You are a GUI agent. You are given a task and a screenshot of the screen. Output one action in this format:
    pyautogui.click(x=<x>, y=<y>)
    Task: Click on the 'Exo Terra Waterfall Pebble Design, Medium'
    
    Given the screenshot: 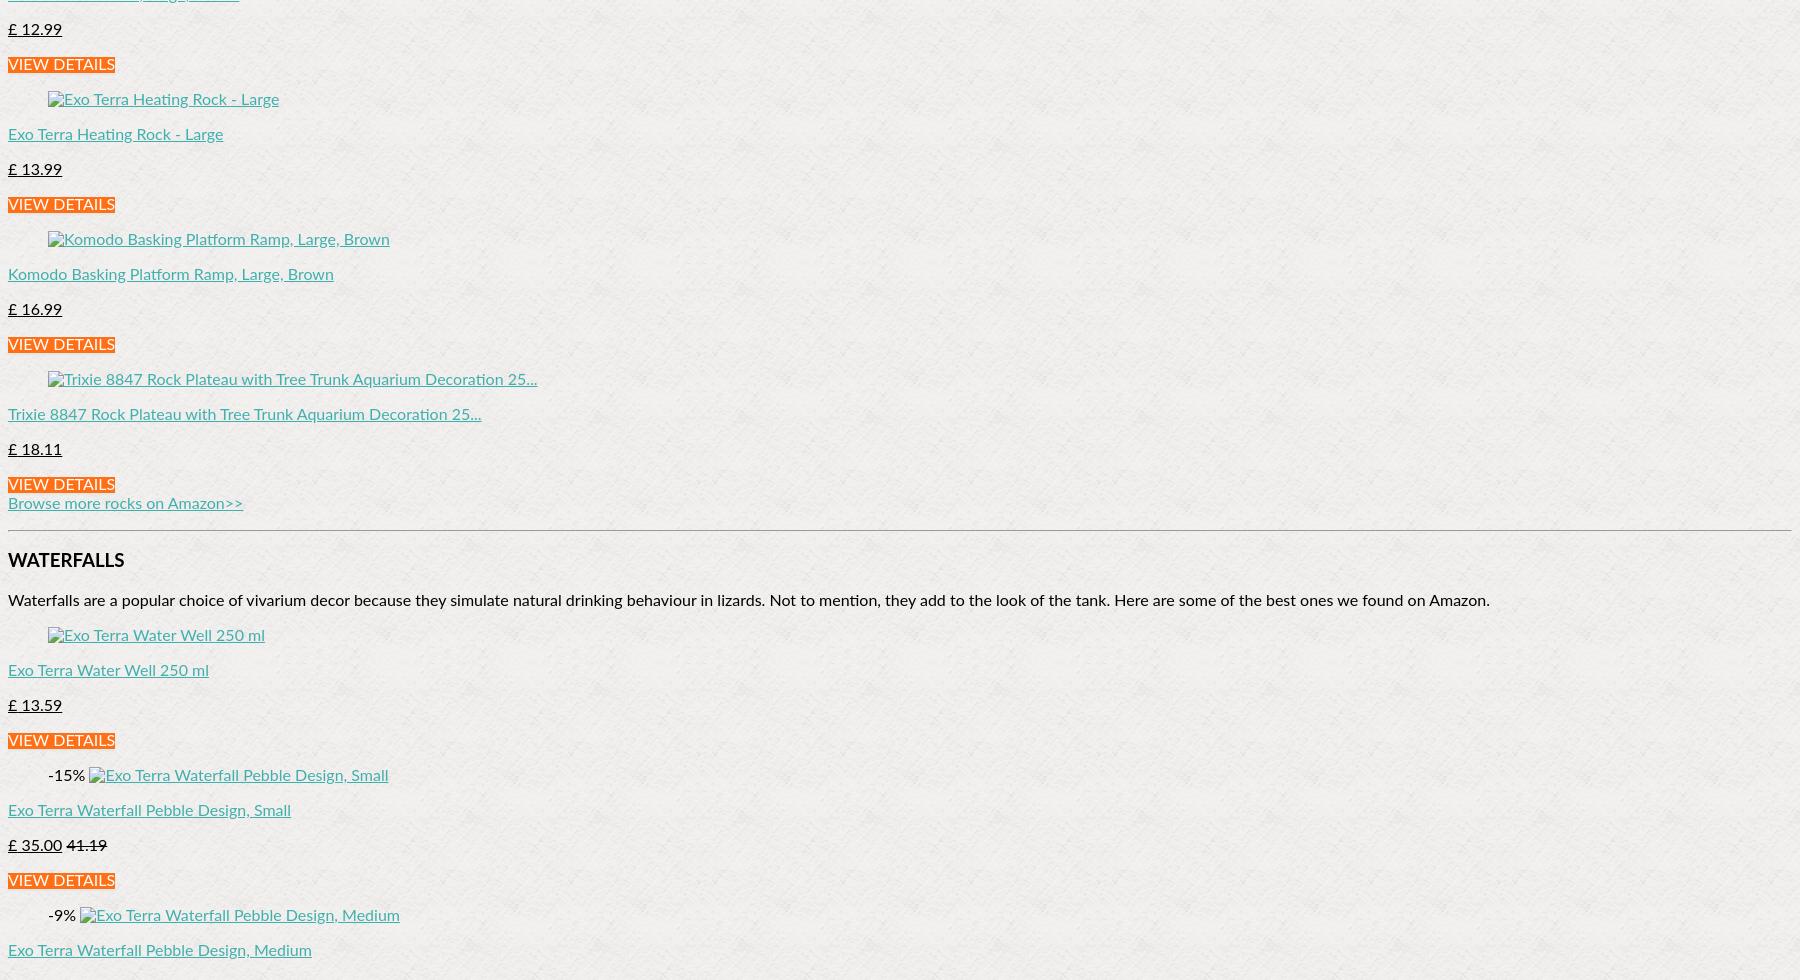 What is the action you would take?
    pyautogui.click(x=159, y=950)
    